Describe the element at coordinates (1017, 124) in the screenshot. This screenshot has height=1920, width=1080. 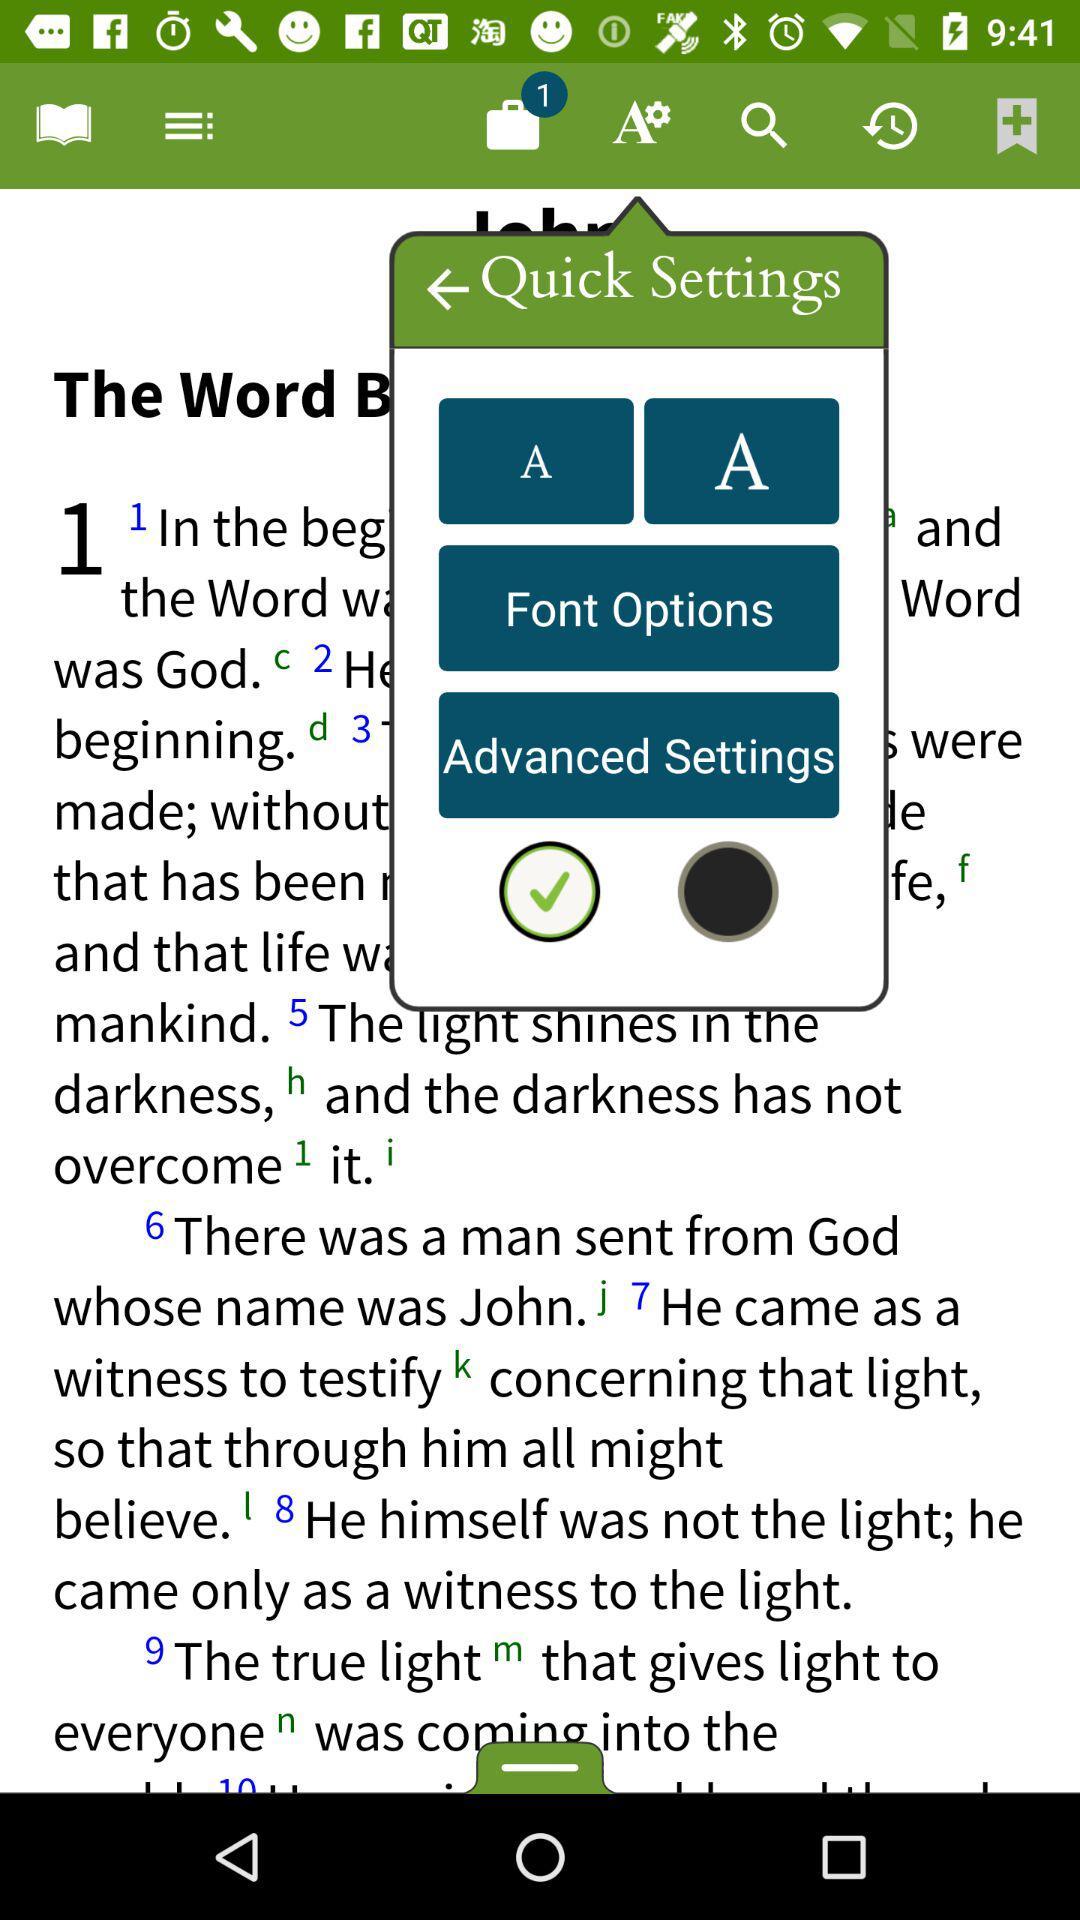
I see `bookmark page` at that location.